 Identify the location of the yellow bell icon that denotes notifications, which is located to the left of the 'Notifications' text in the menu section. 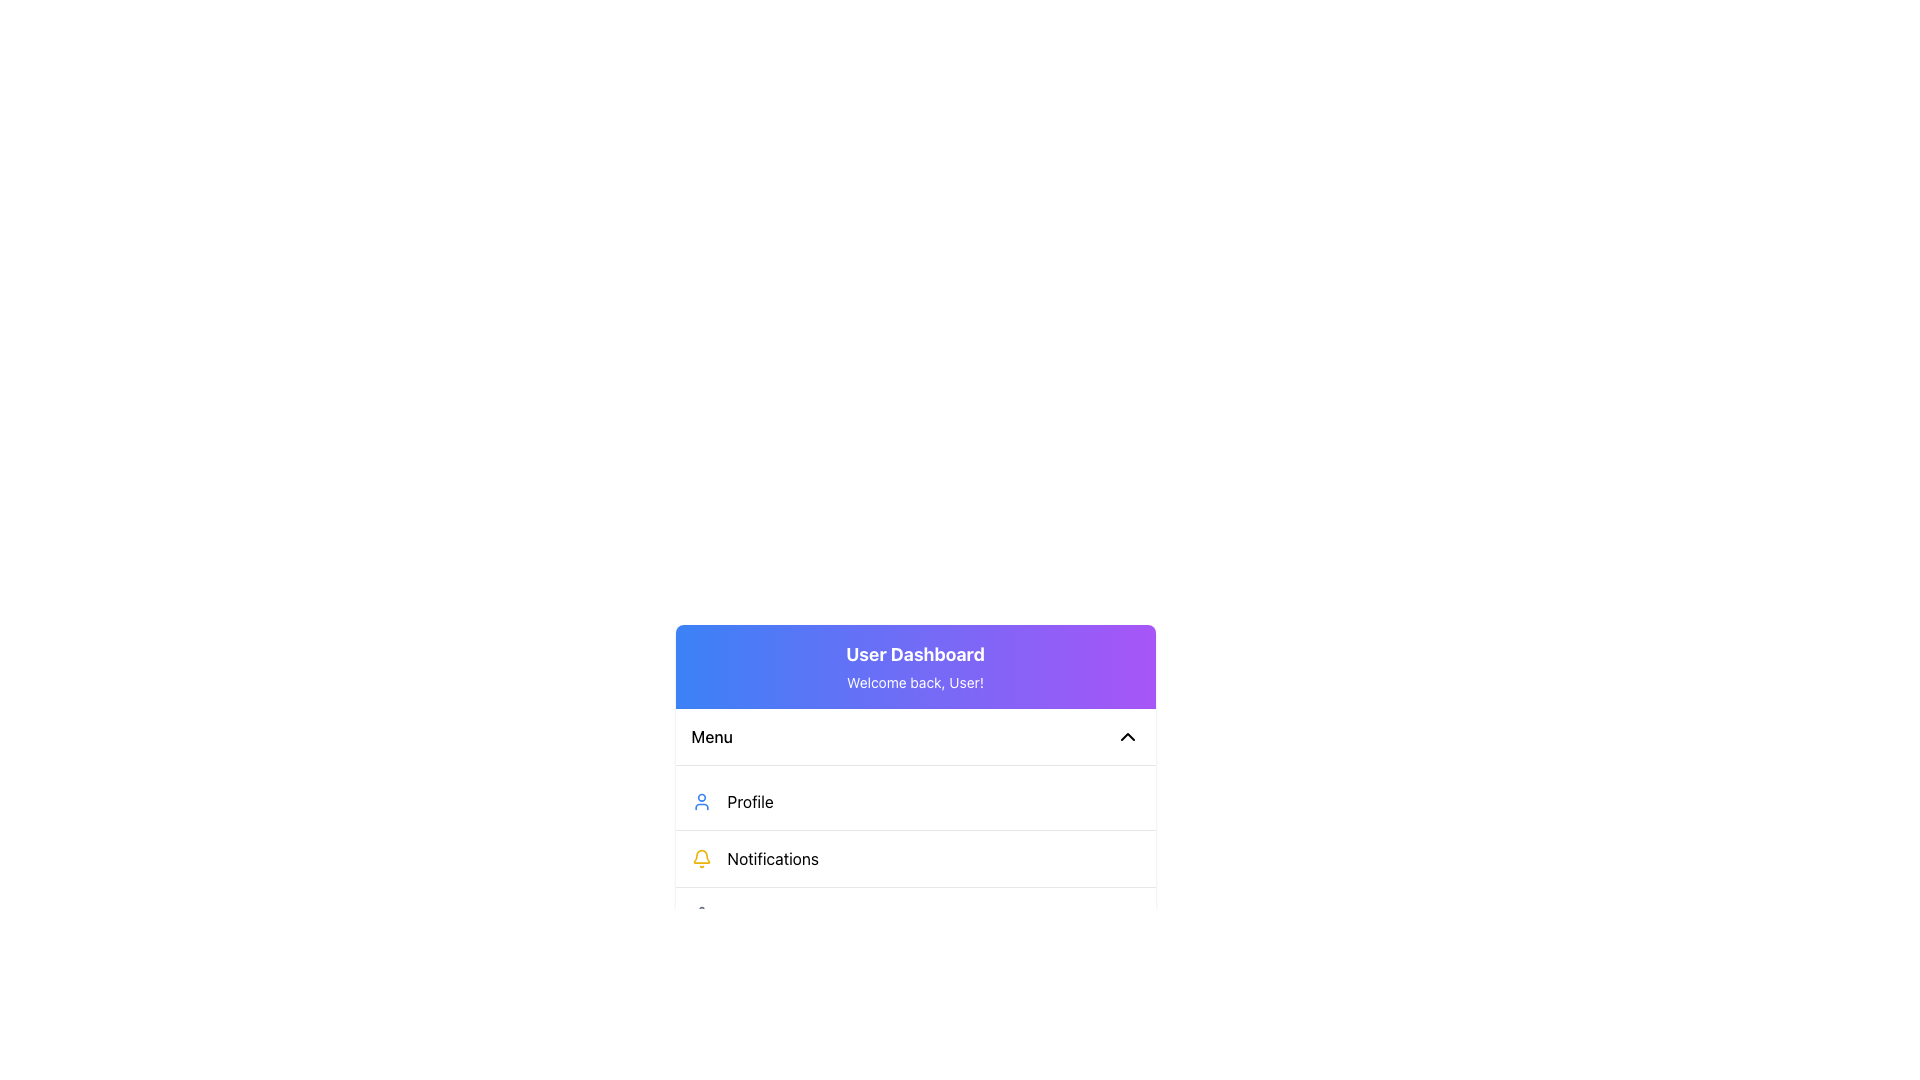
(701, 858).